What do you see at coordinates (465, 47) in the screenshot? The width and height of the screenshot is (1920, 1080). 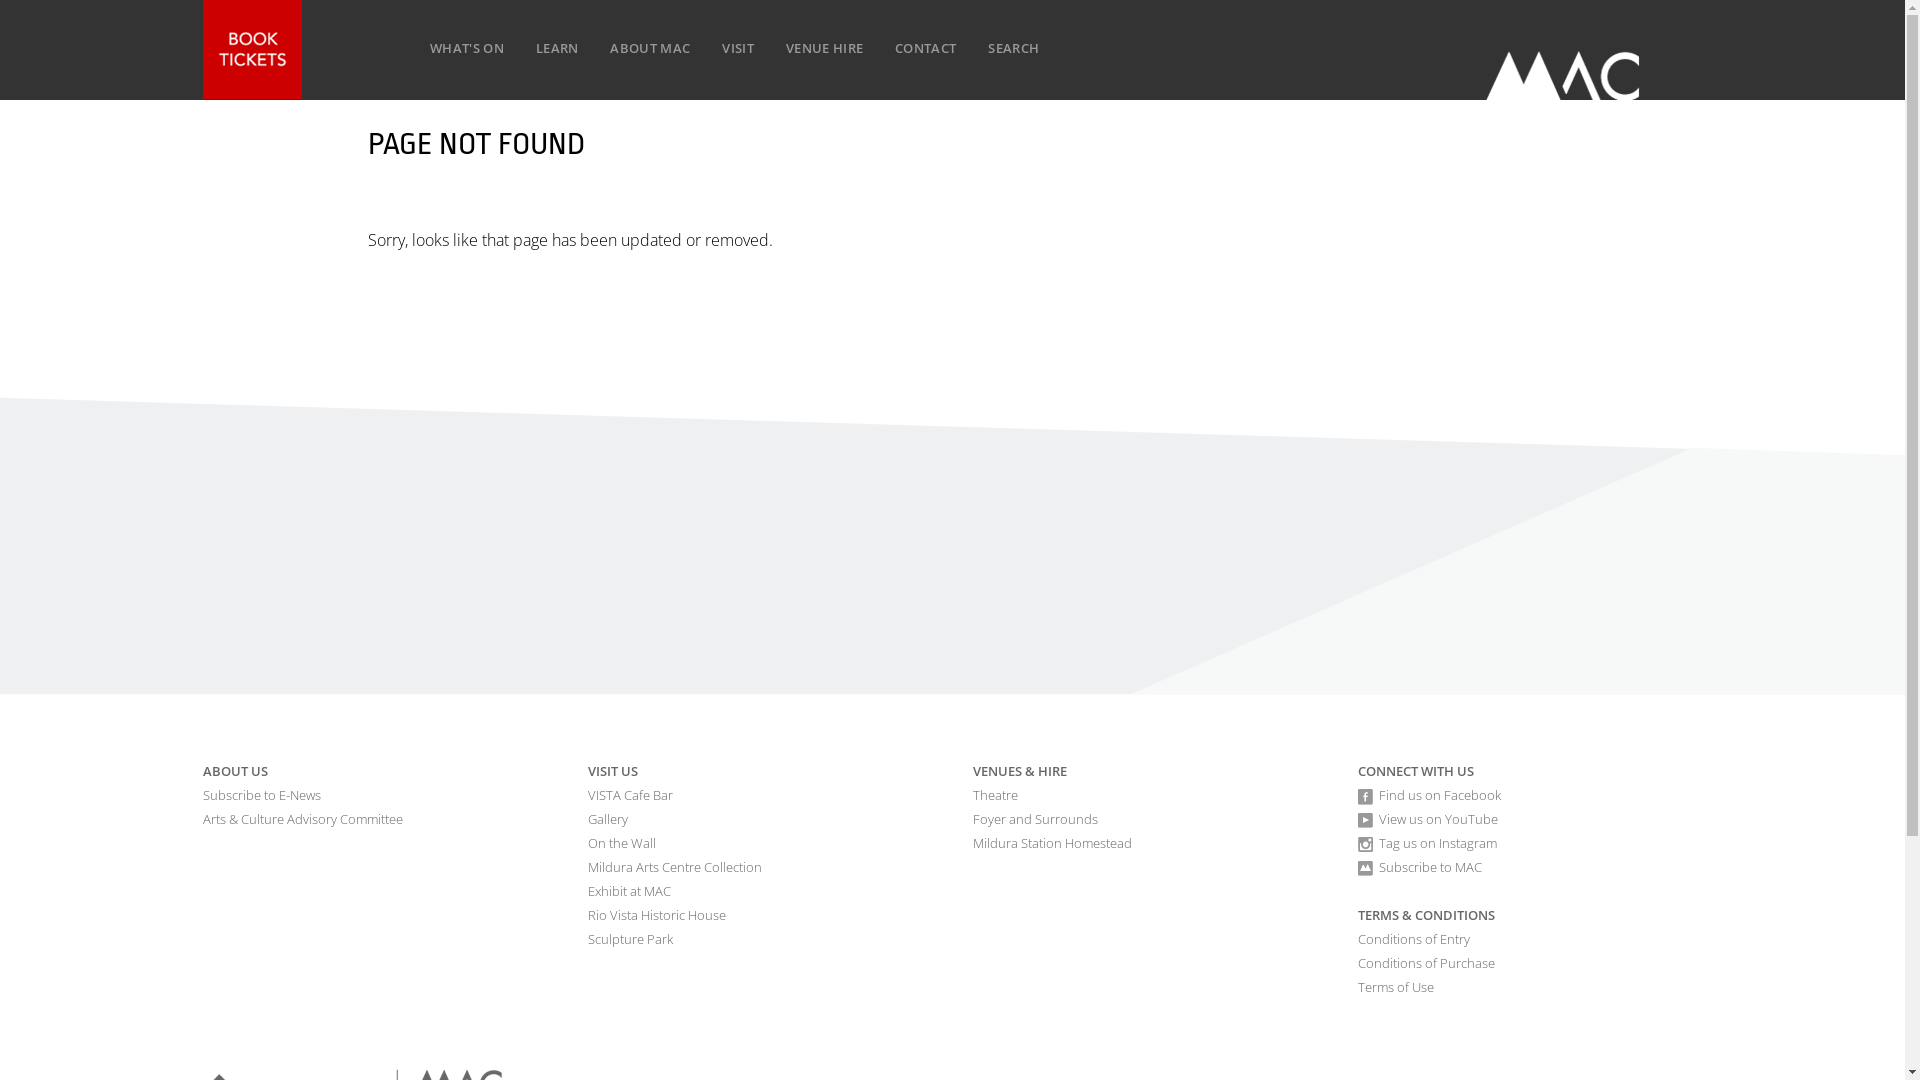 I see `'WHAT'S ON'` at bounding box center [465, 47].